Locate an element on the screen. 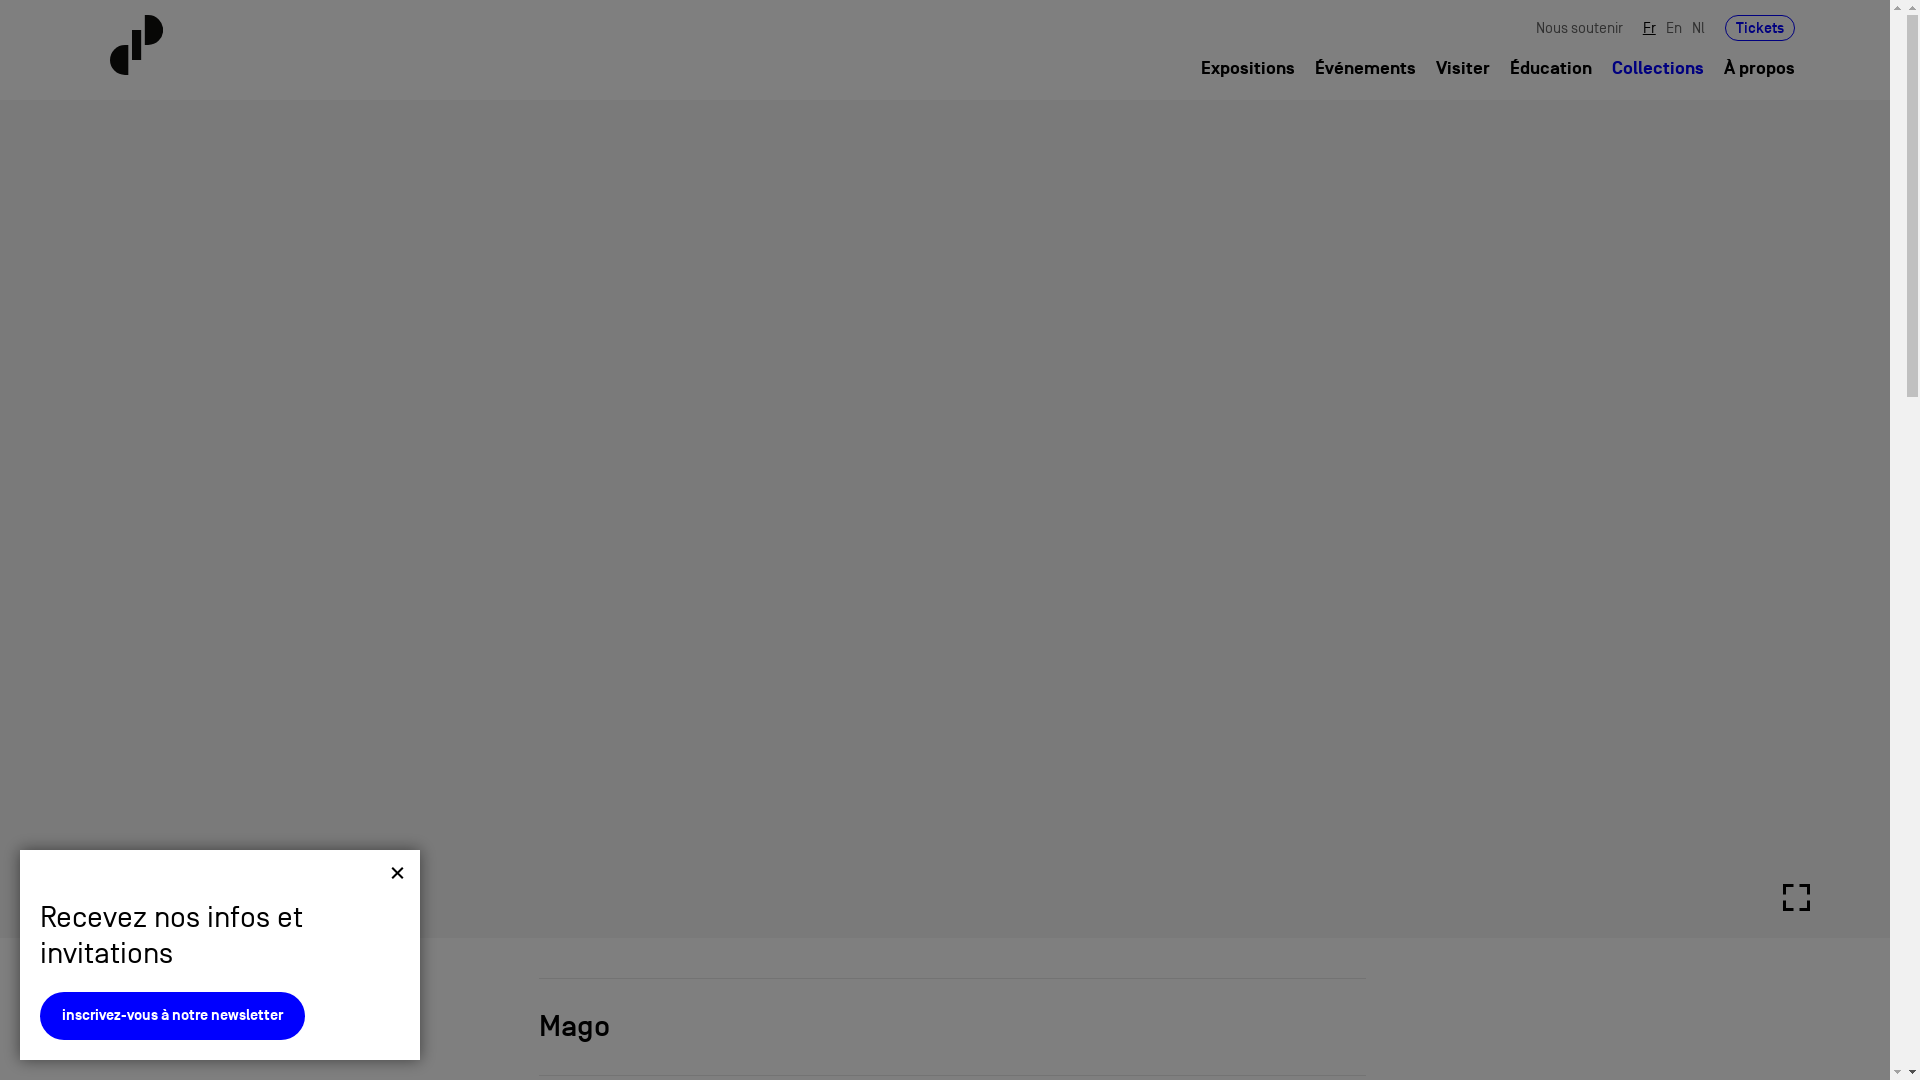  'En' is located at coordinates (1674, 27).